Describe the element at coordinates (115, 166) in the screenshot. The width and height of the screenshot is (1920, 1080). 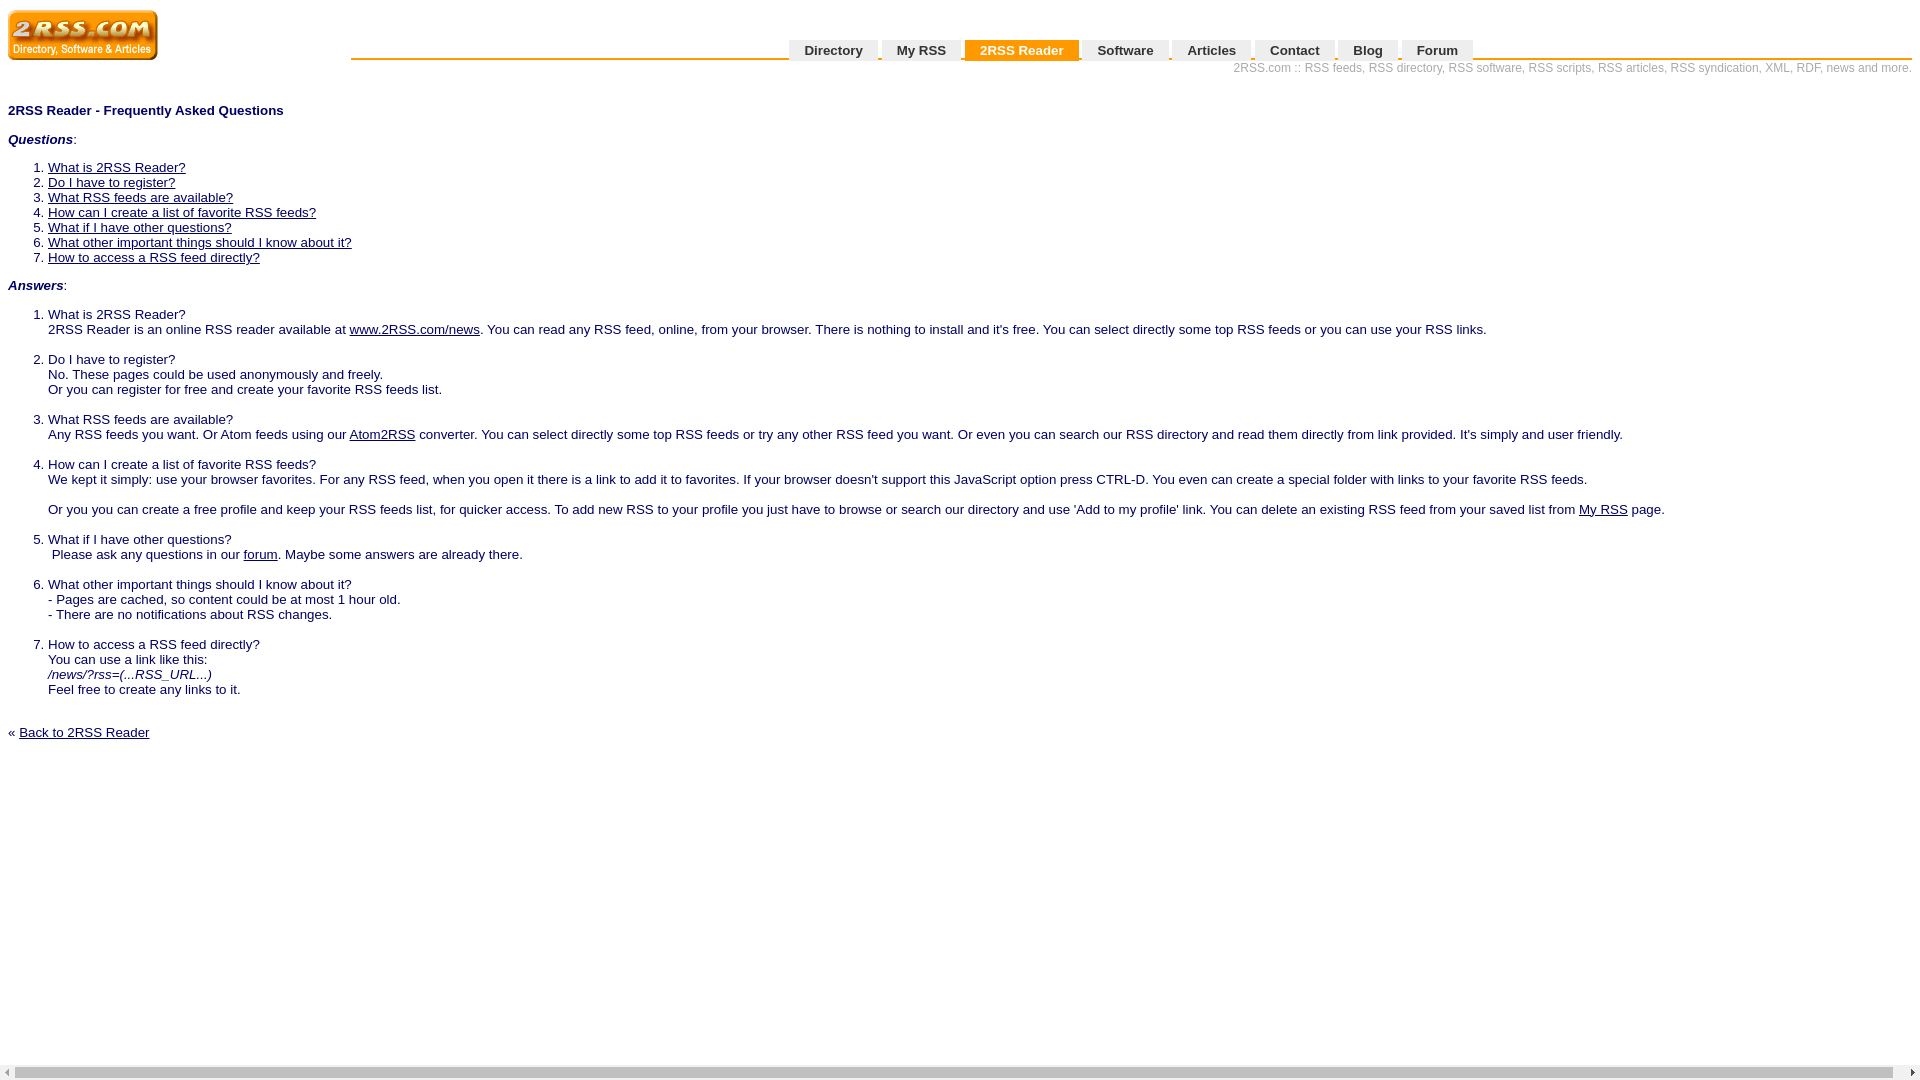
I see `'What is 2RSS Reader?'` at that location.